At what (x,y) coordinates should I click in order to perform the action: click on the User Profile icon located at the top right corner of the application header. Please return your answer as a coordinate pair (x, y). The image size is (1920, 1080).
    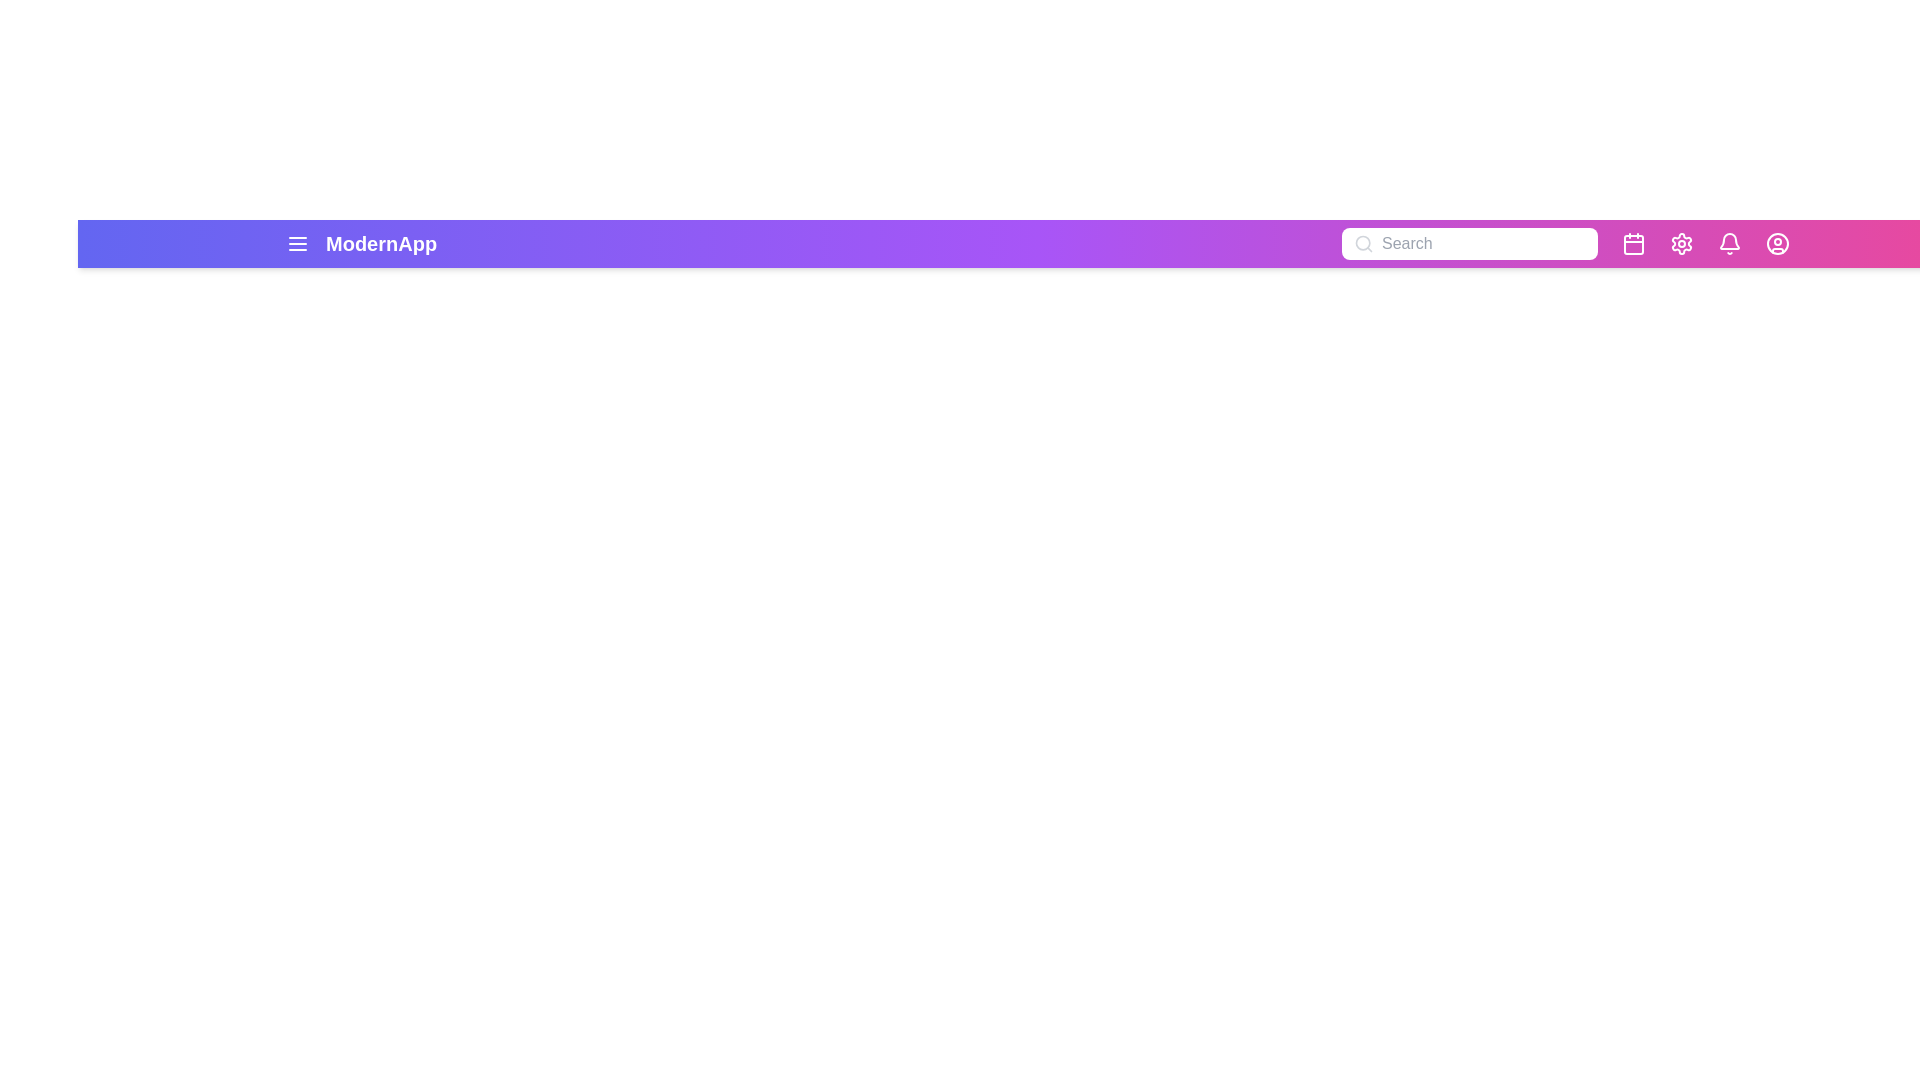
    Looking at the image, I should click on (1777, 242).